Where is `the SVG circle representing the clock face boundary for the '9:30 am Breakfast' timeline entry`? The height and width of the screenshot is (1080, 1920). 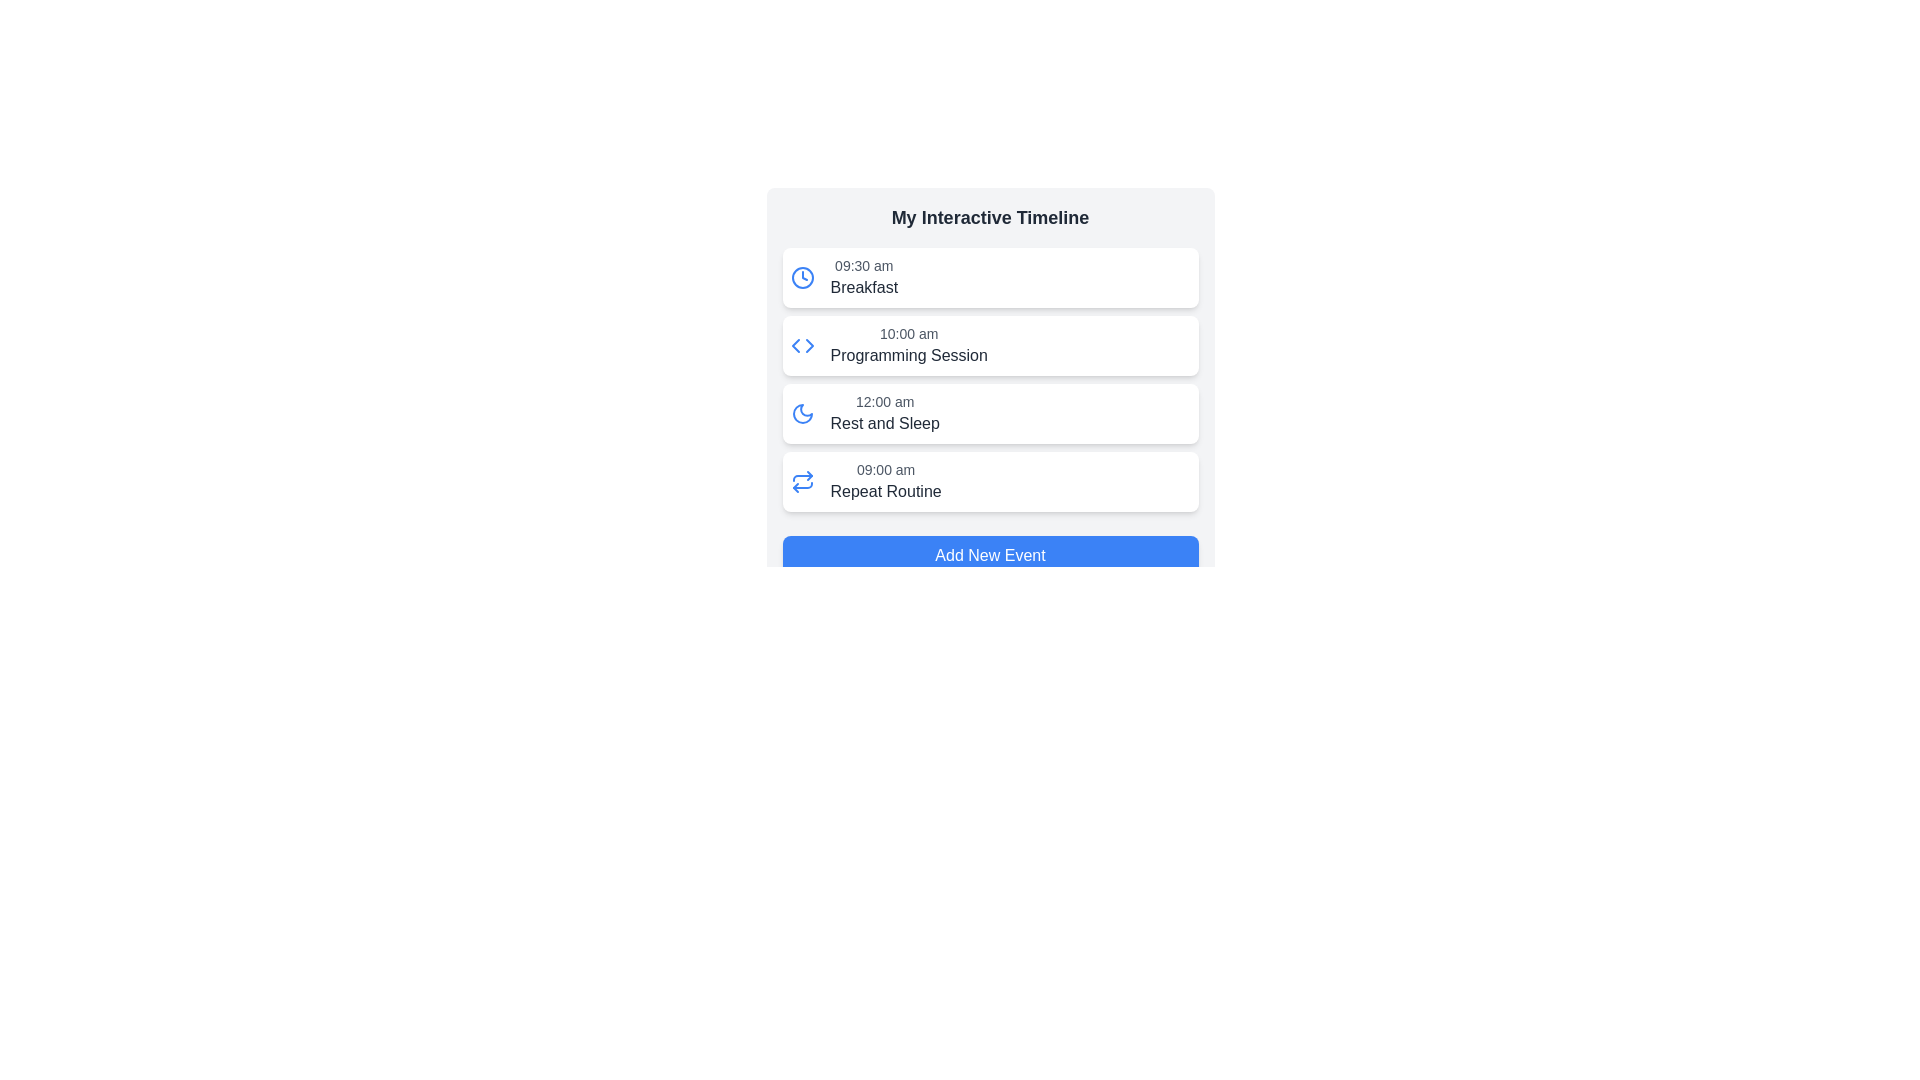
the SVG circle representing the clock face boundary for the '9:30 am Breakfast' timeline entry is located at coordinates (802, 277).